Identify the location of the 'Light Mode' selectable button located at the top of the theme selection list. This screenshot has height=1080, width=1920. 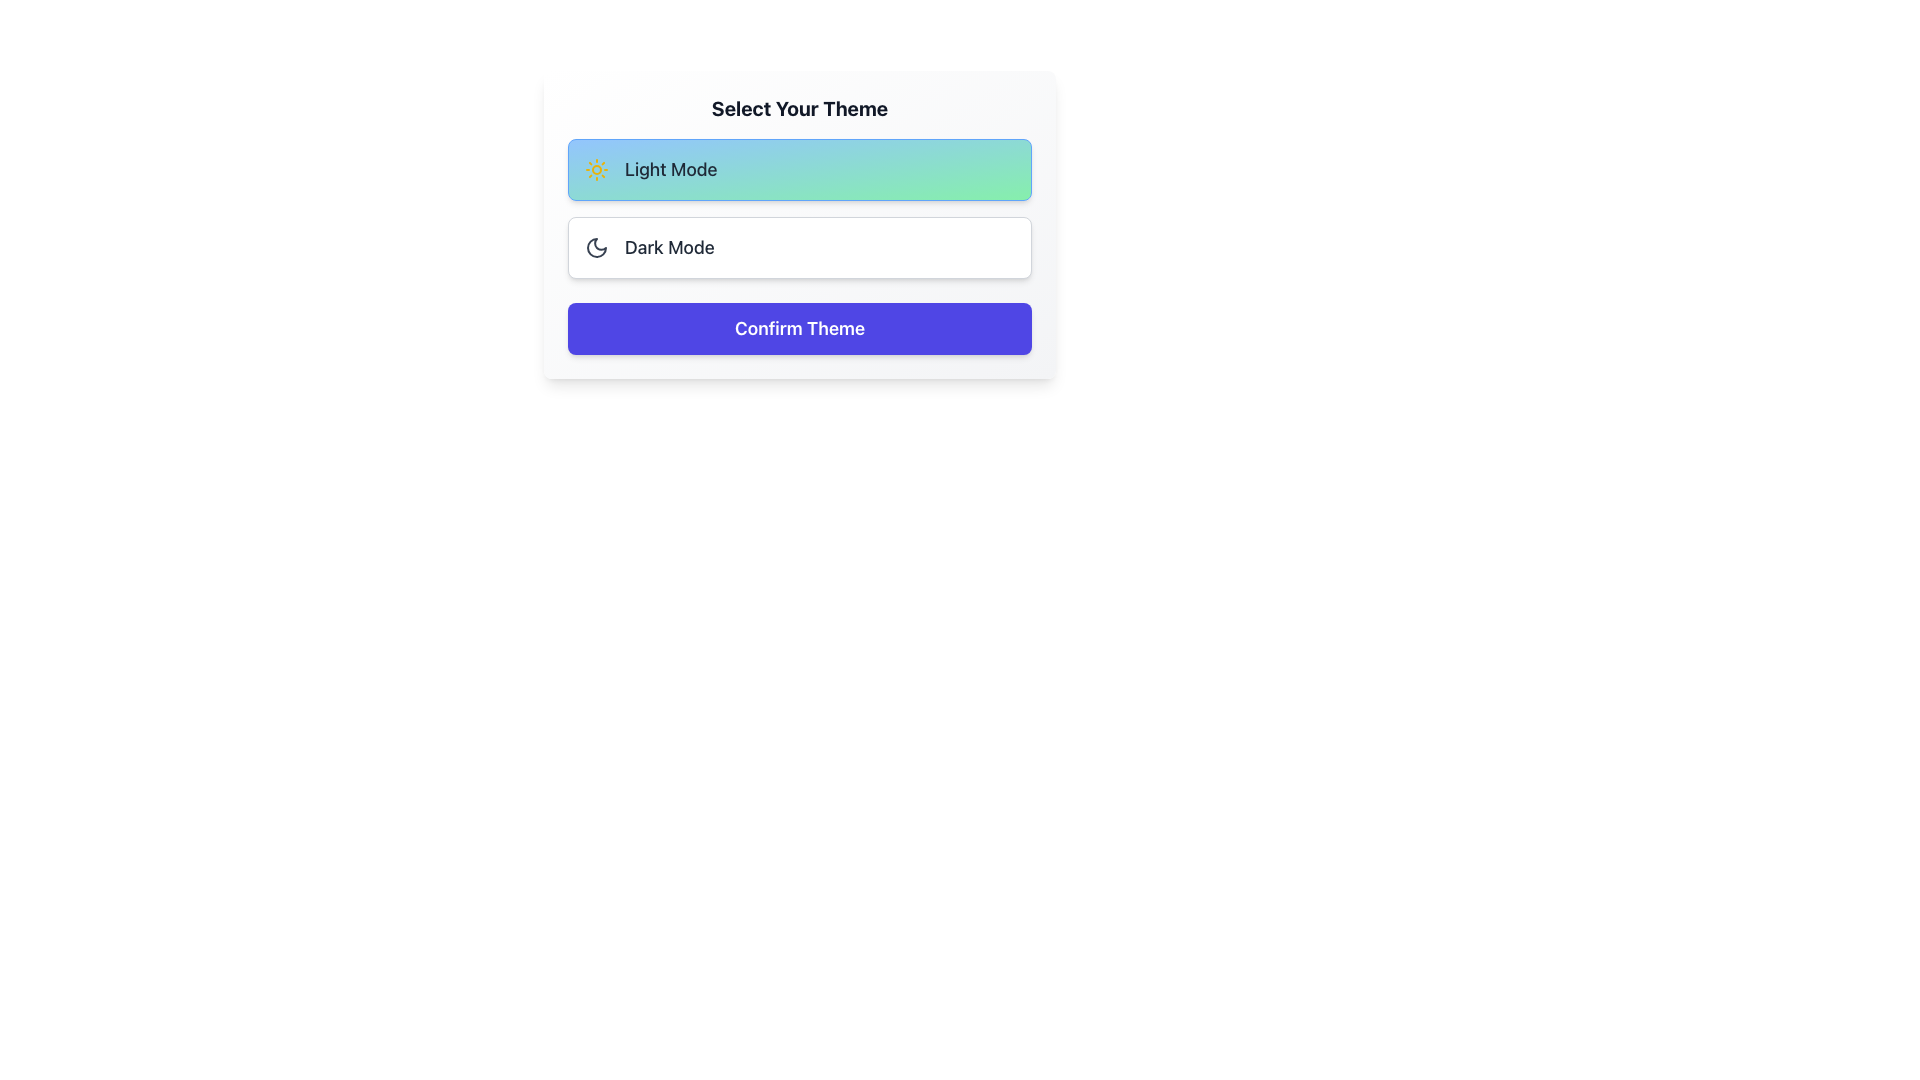
(800, 168).